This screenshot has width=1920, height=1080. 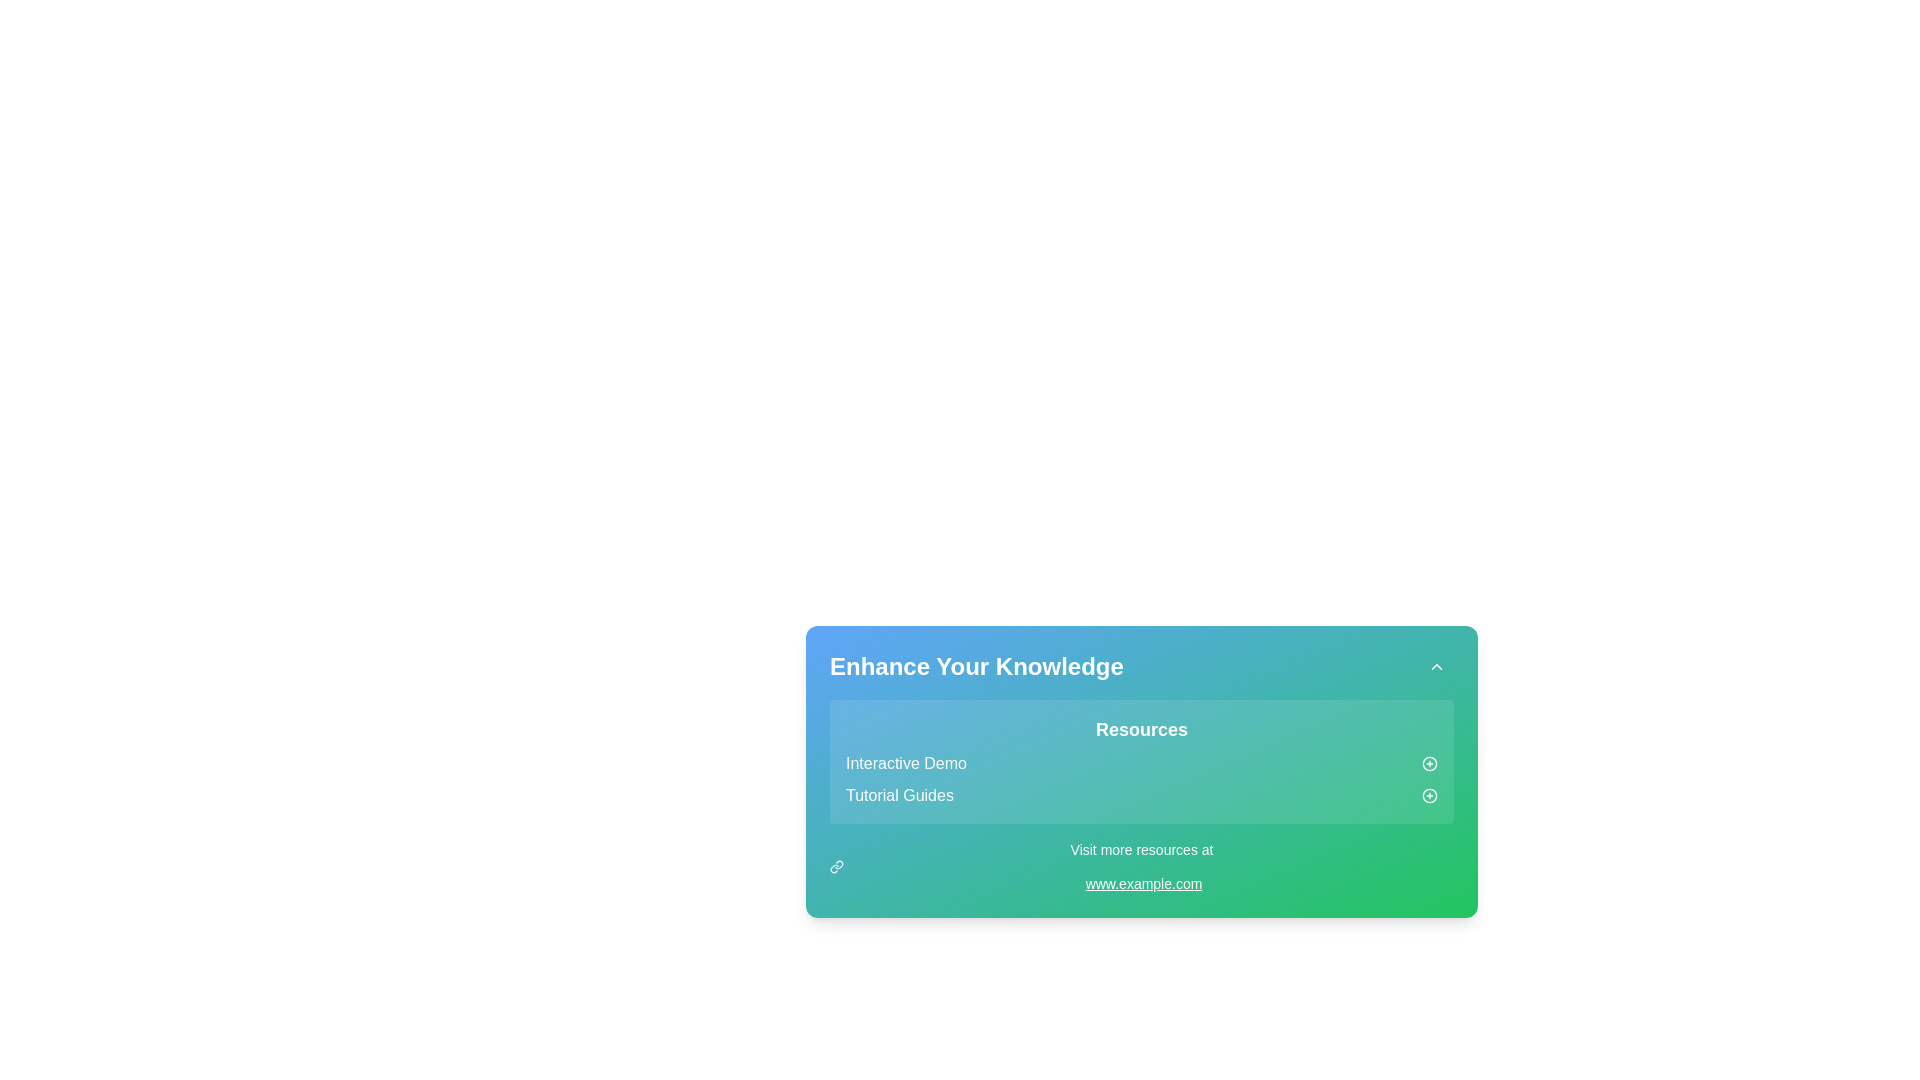 I want to click on the 'Tutorial Guides' link, so click(x=898, y=794).